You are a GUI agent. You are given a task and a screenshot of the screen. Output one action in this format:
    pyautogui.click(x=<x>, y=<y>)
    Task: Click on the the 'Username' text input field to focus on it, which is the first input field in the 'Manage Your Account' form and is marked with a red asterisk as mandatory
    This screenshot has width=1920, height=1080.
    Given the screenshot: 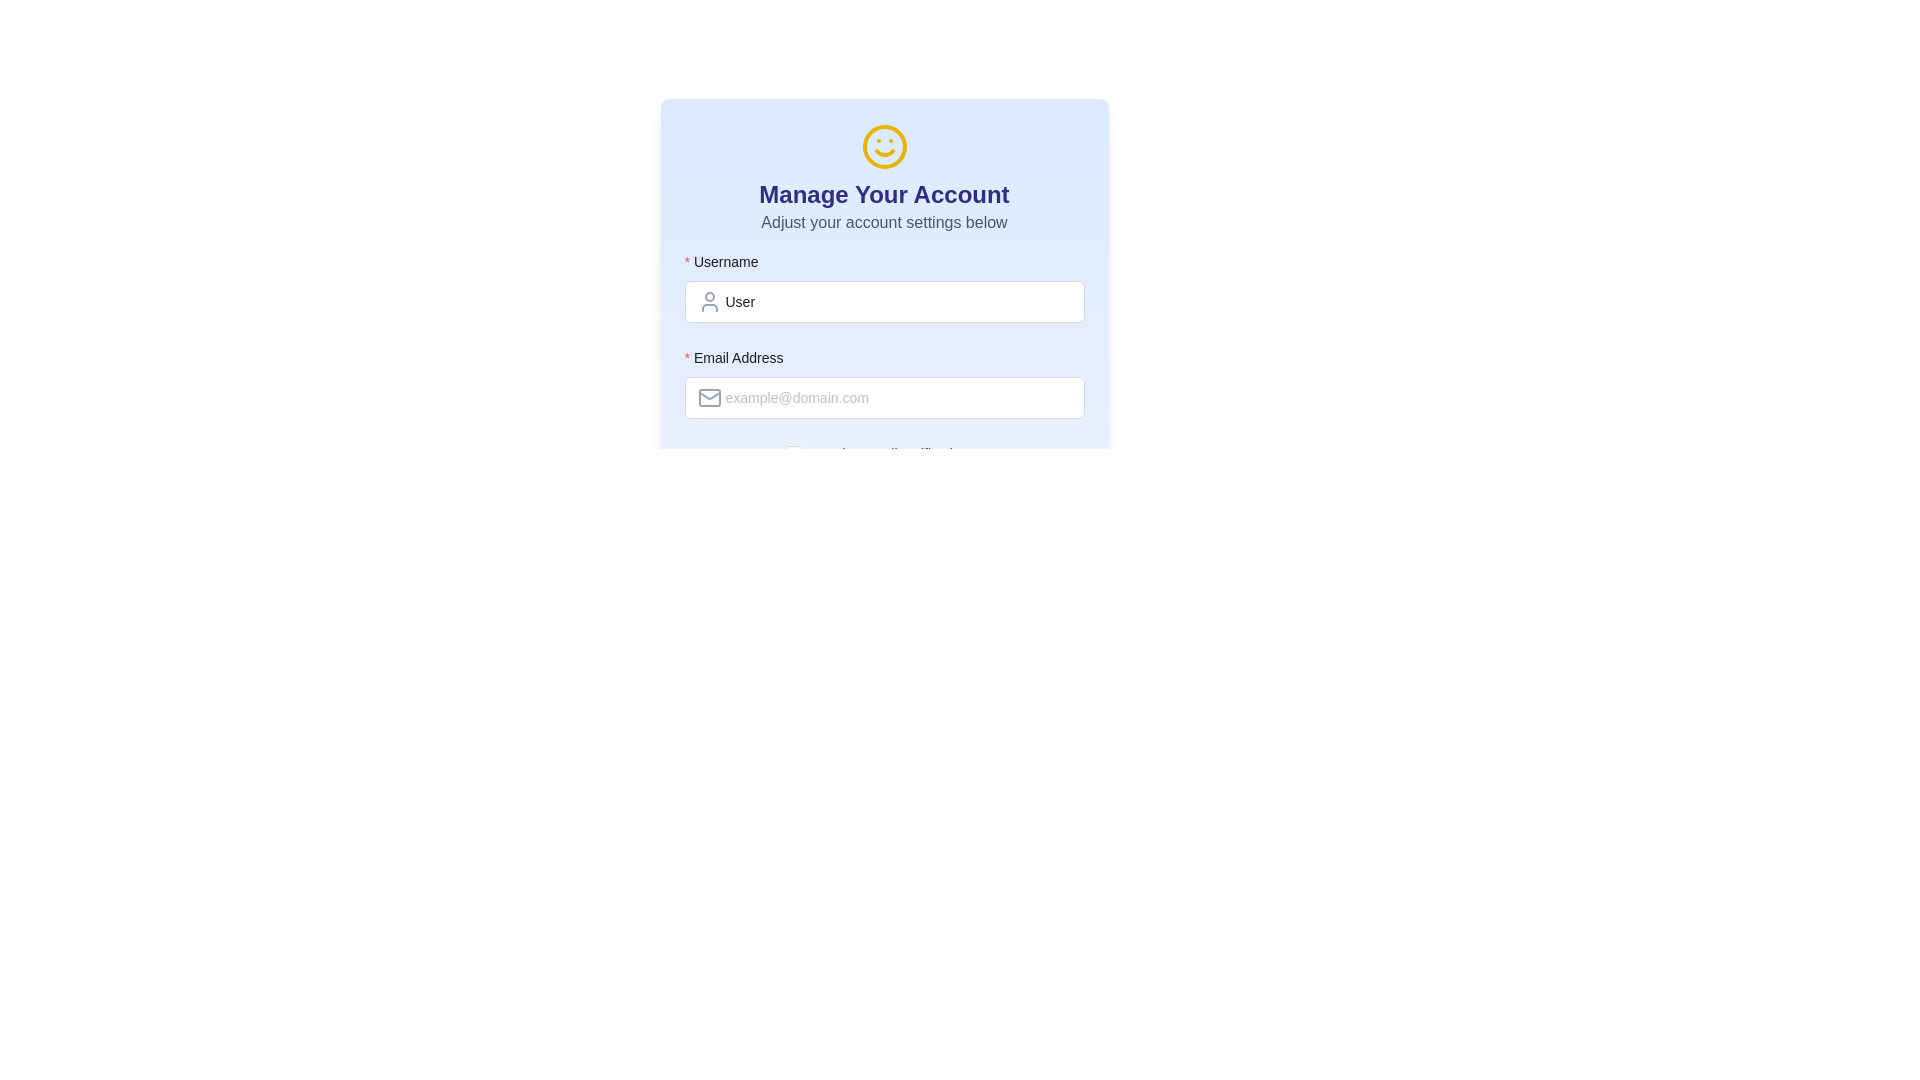 What is the action you would take?
    pyautogui.click(x=883, y=286)
    